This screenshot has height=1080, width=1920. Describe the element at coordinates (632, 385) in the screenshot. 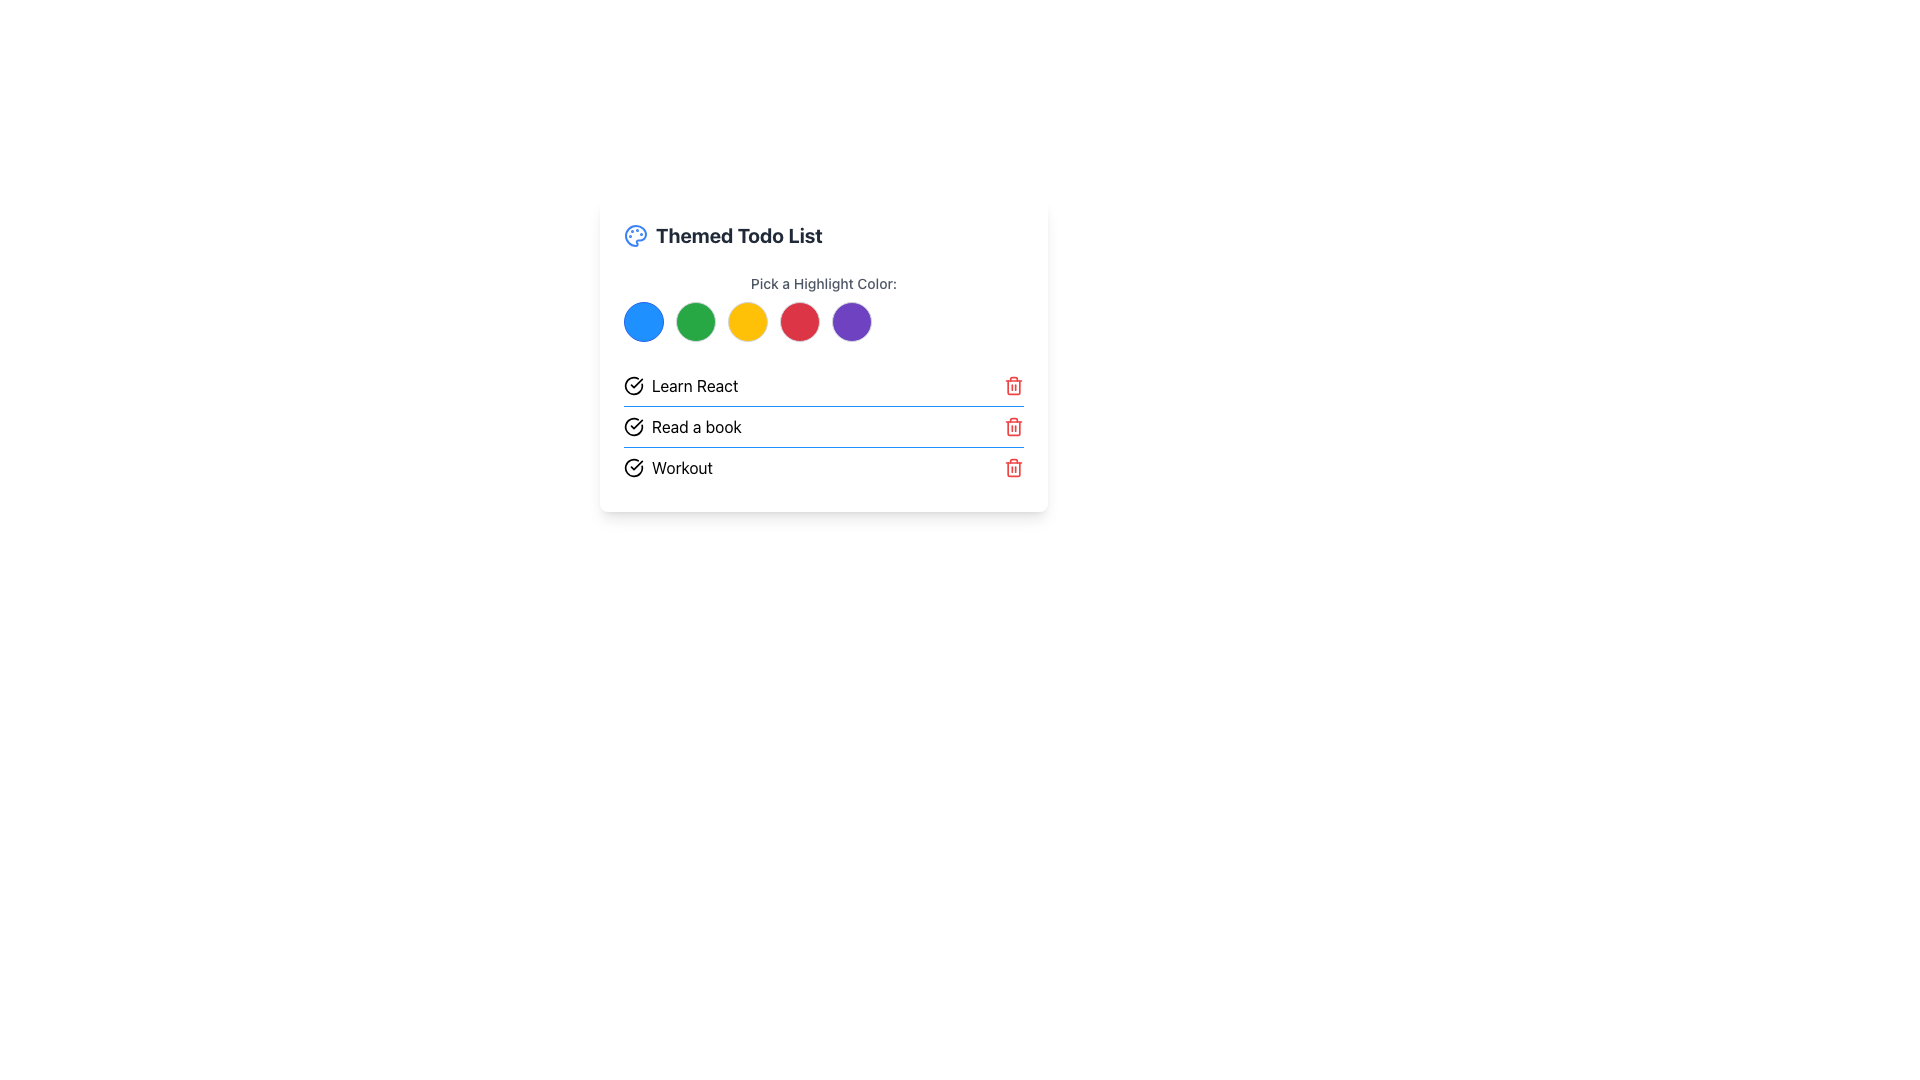

I see `the completion status by interacting with the circular blue checkmark icon located to the left of the text 'Learn React' in the first row of the 'Themed Todo List' section` at that location.